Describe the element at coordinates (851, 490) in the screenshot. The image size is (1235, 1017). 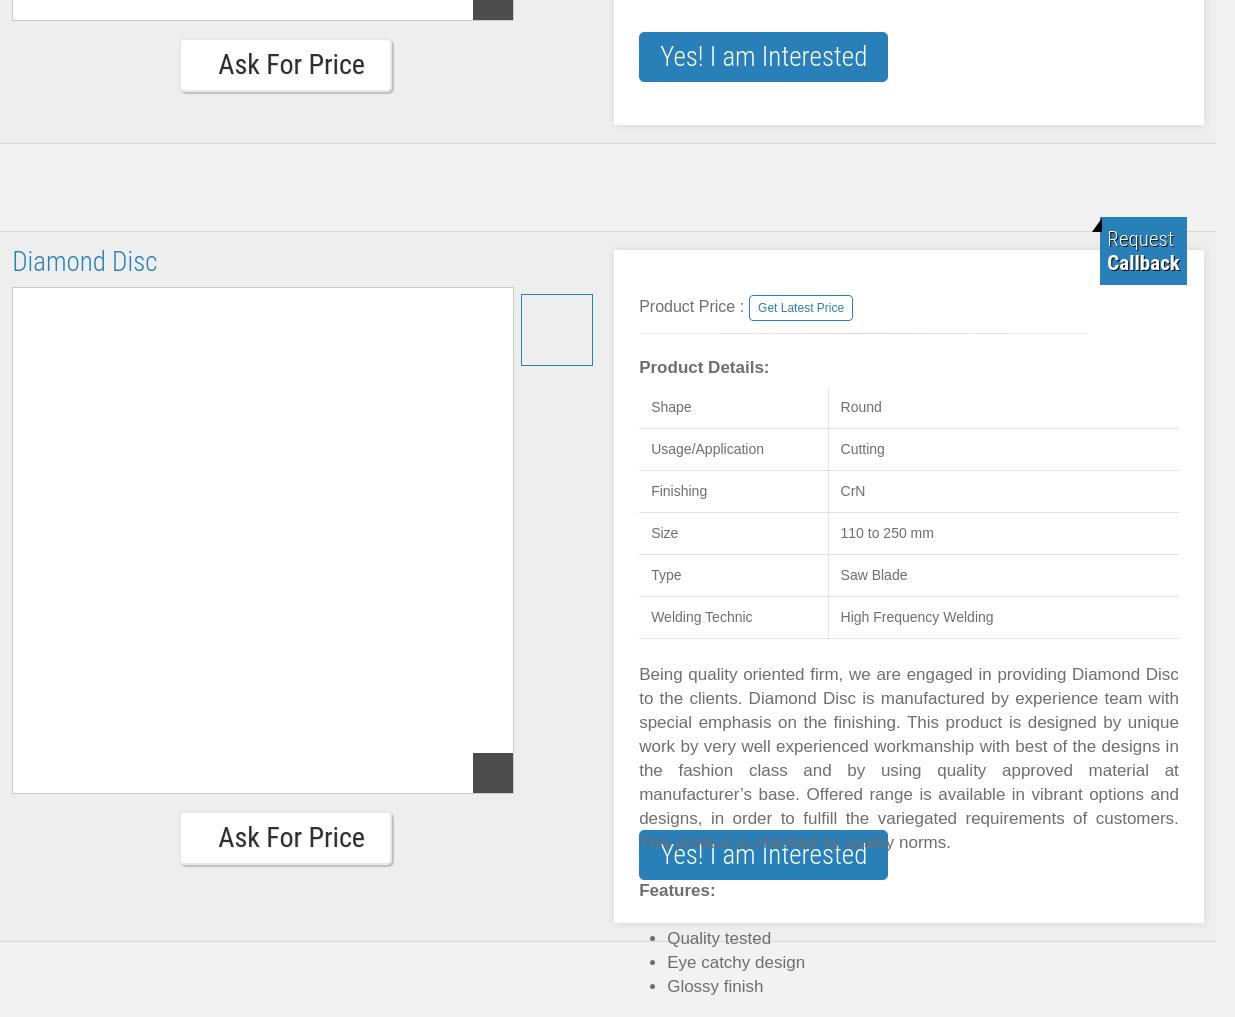
I see `'CrN'` at that location.